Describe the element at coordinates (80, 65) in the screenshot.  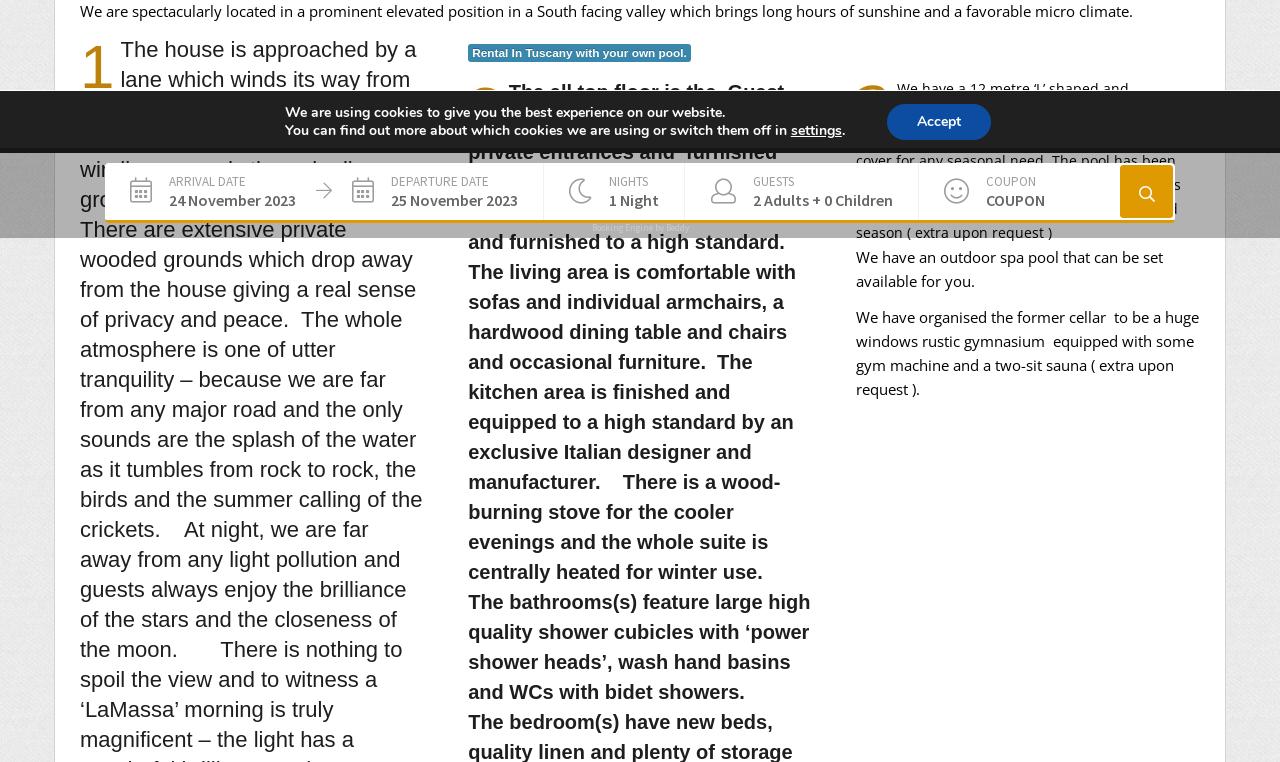
I see `'1'` at that location.